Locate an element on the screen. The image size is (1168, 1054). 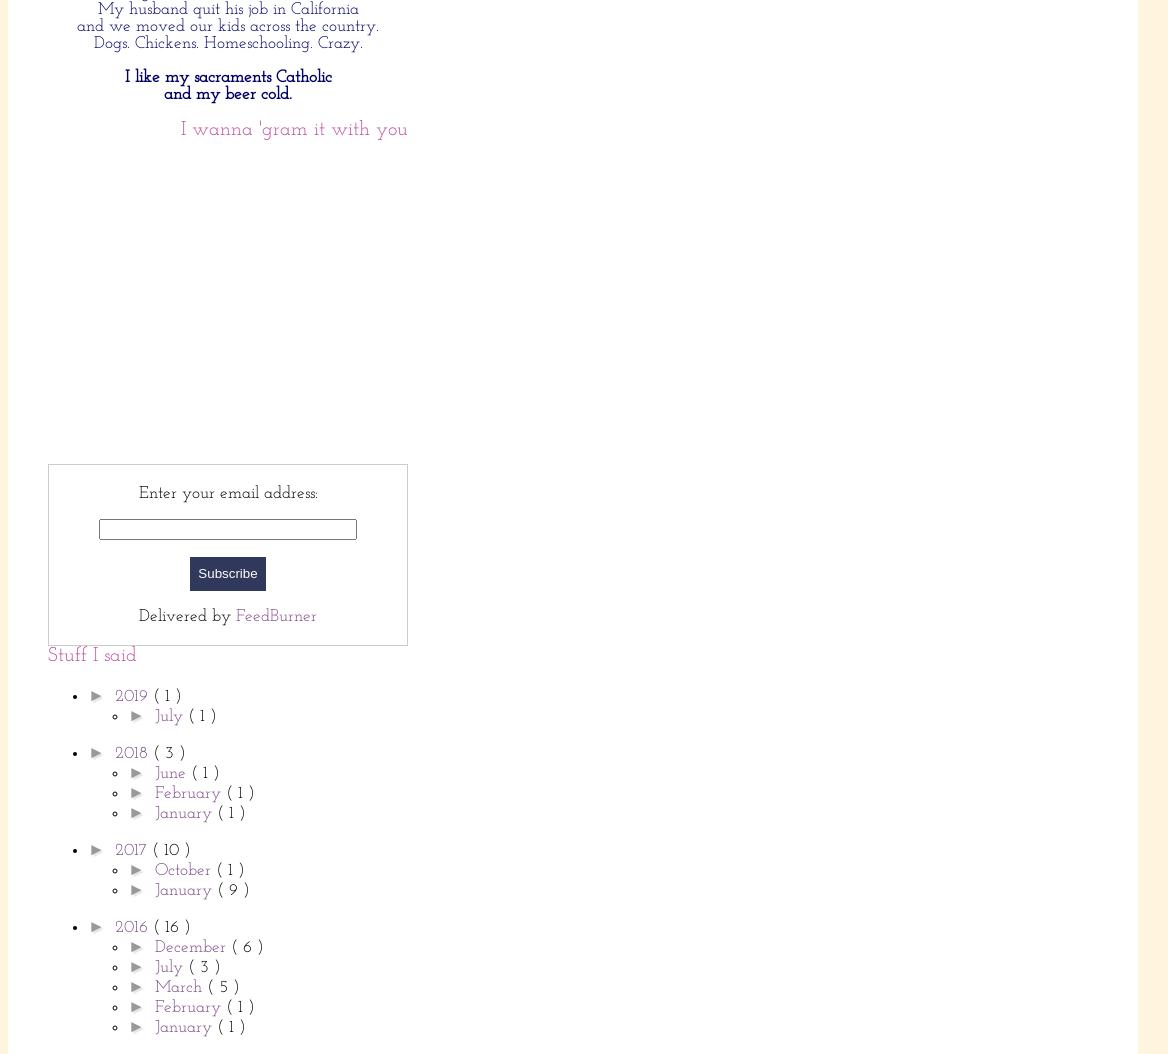
'October' is located at coordinates (153, 869).